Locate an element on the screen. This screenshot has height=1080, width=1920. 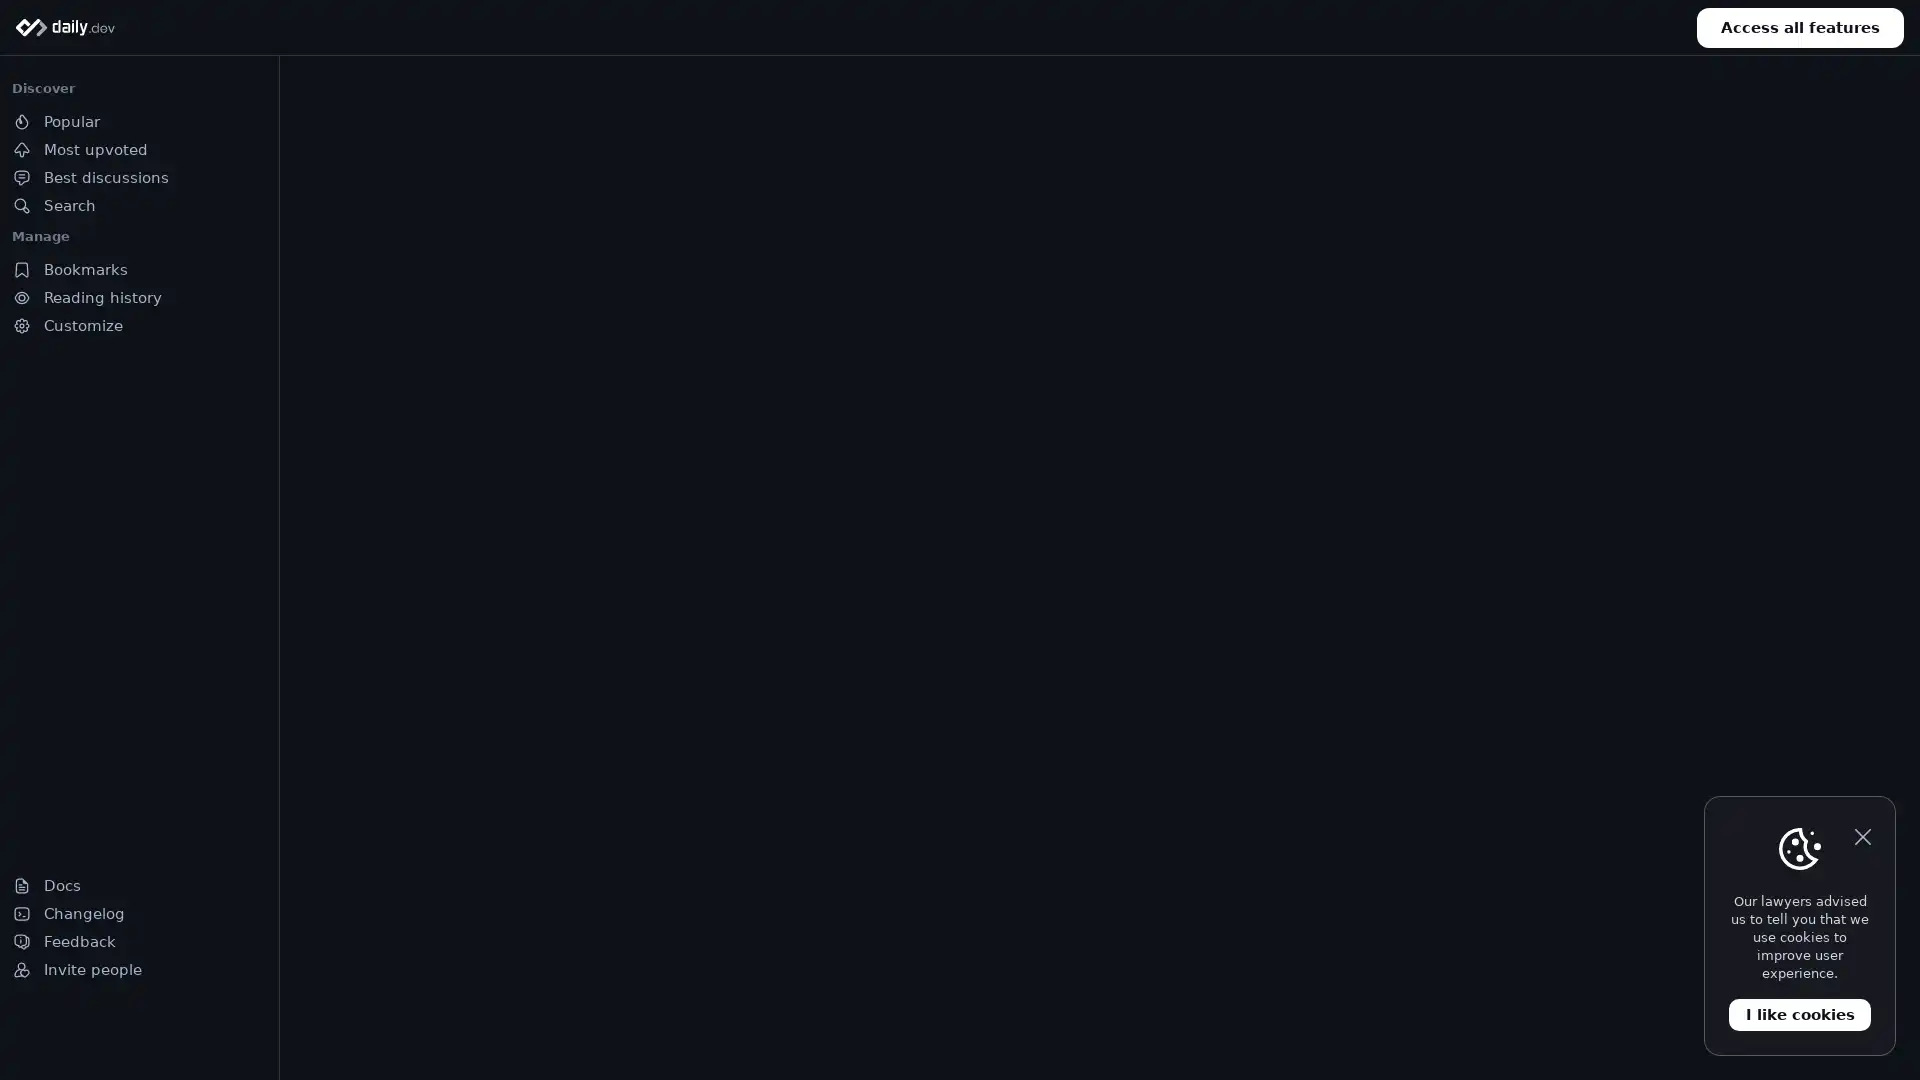
Choose tags is located at coordinates (1293, 120).